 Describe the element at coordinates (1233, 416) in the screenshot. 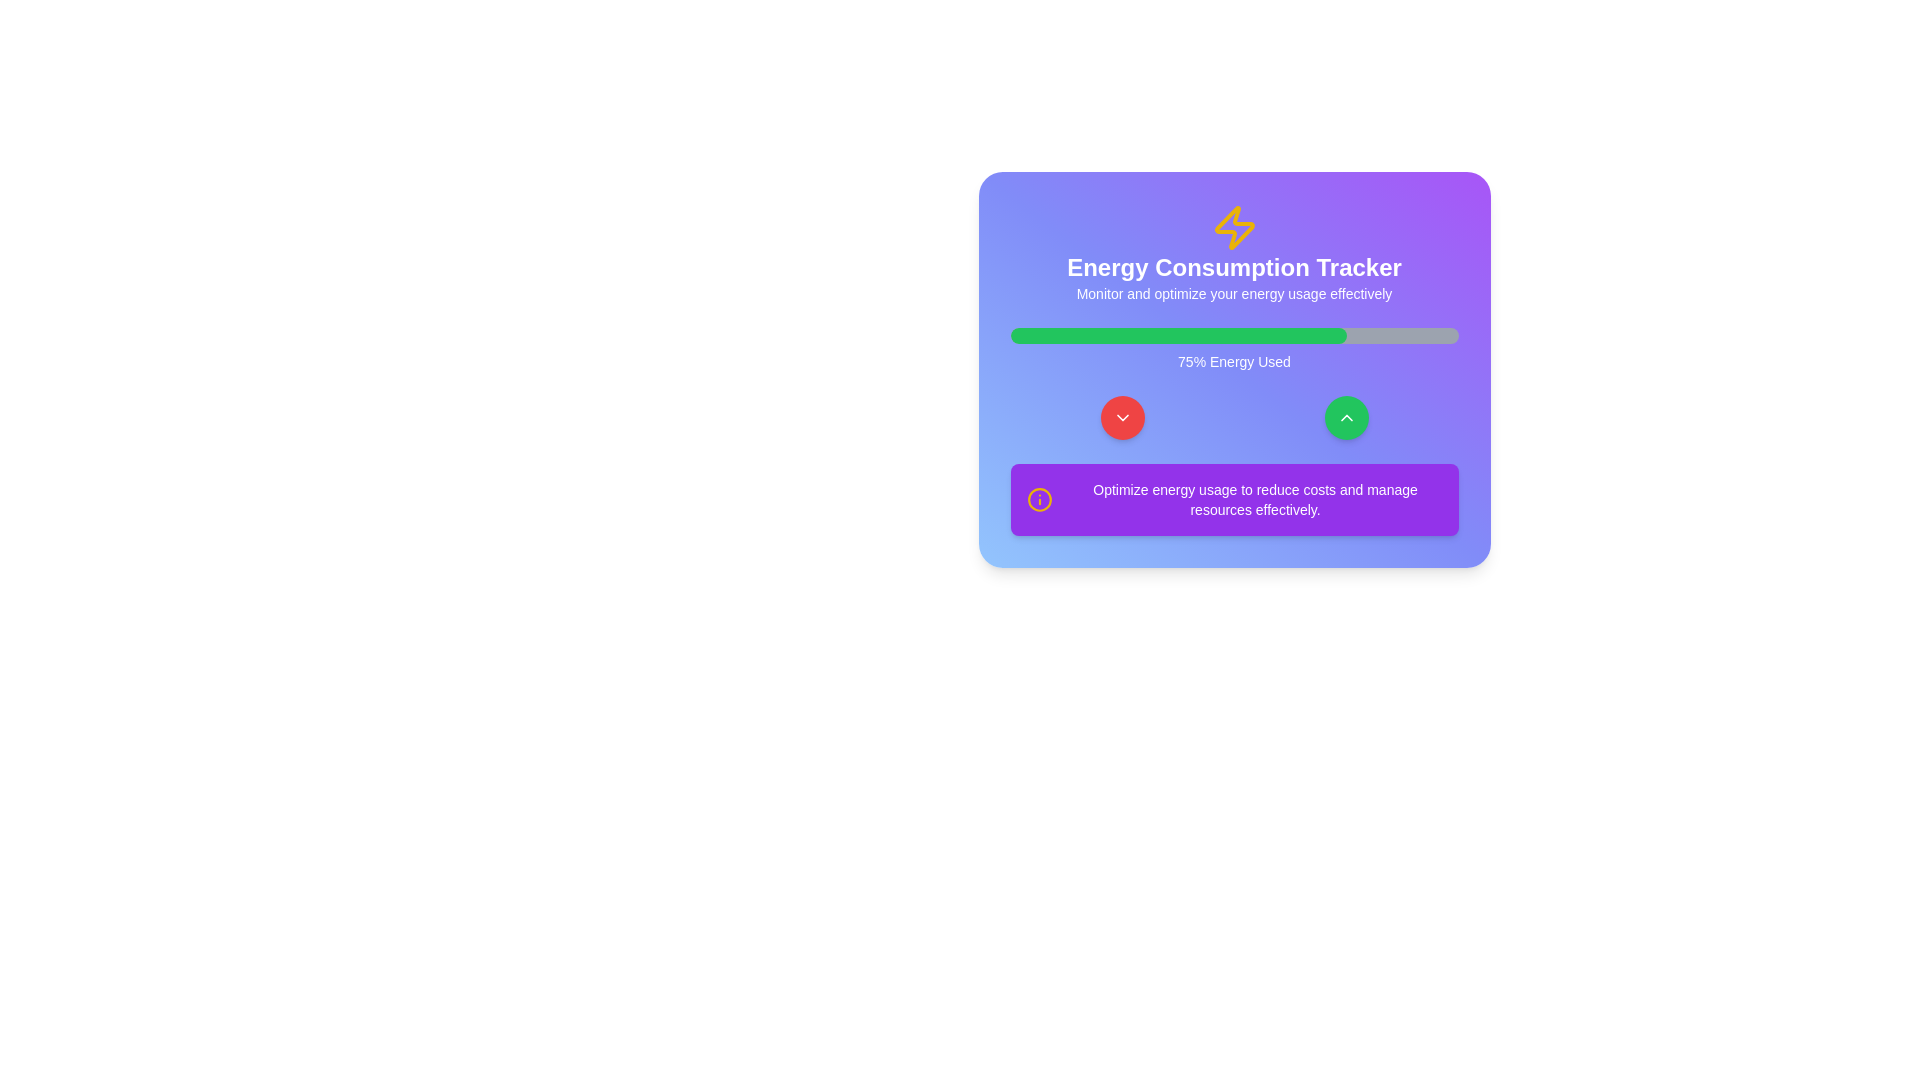

I see `the red button with a downward chevron icon in the A button group located in the lower half of the card component` at that location.